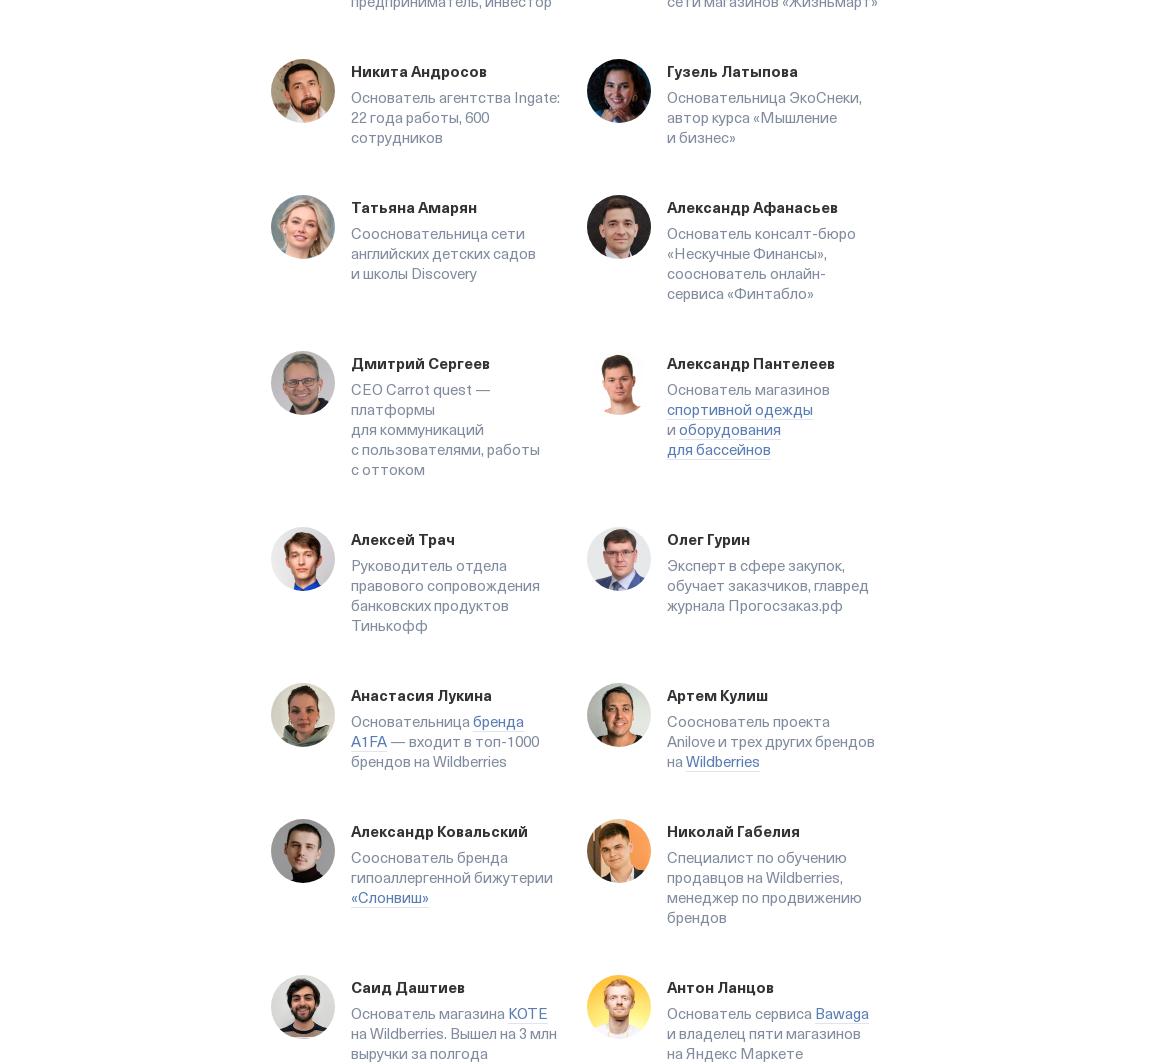 The height and width of the screenshot is (1064, 1150). What do you see at coordinates (760, 263) in the screenshot?
I see `'Основатель консалт-бюро «Нескучные Финансы», сооснователь онлайн-сервиса «Финтабло»'` at bounding box center [760, 263].